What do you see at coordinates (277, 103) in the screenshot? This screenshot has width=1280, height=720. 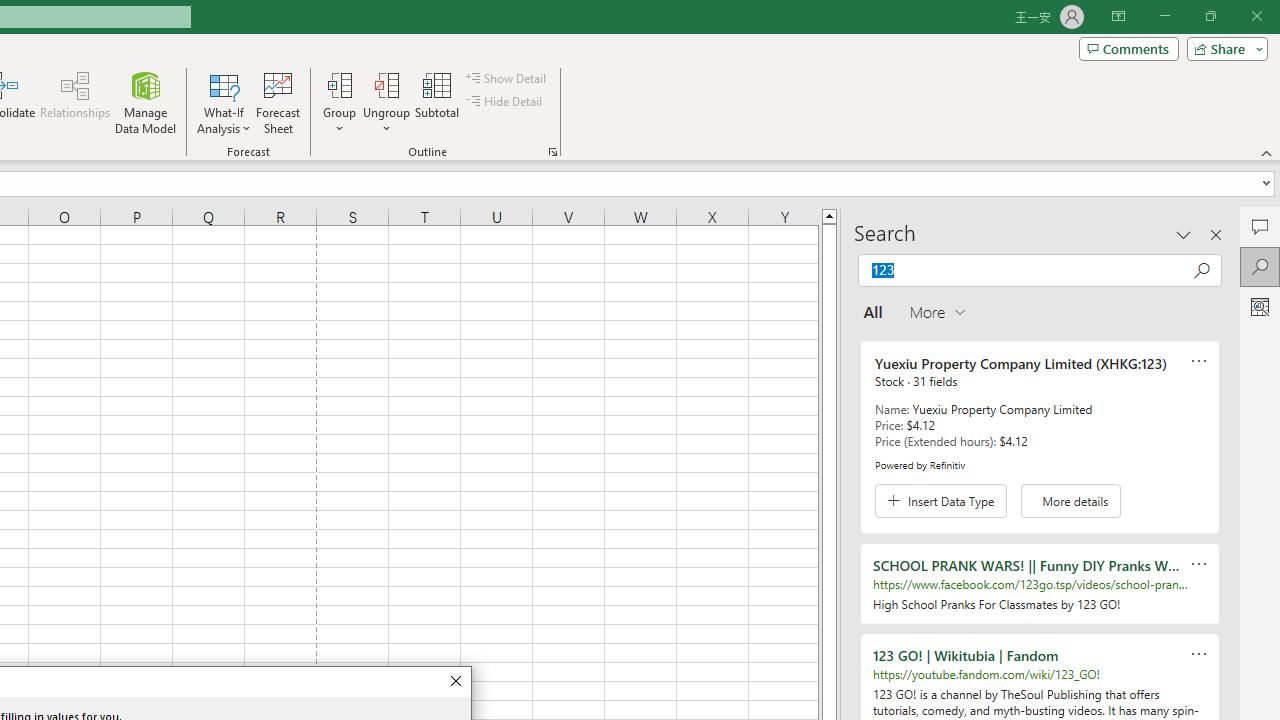 I see `'Forecast Sheet'` at bounding box center [277, 103].